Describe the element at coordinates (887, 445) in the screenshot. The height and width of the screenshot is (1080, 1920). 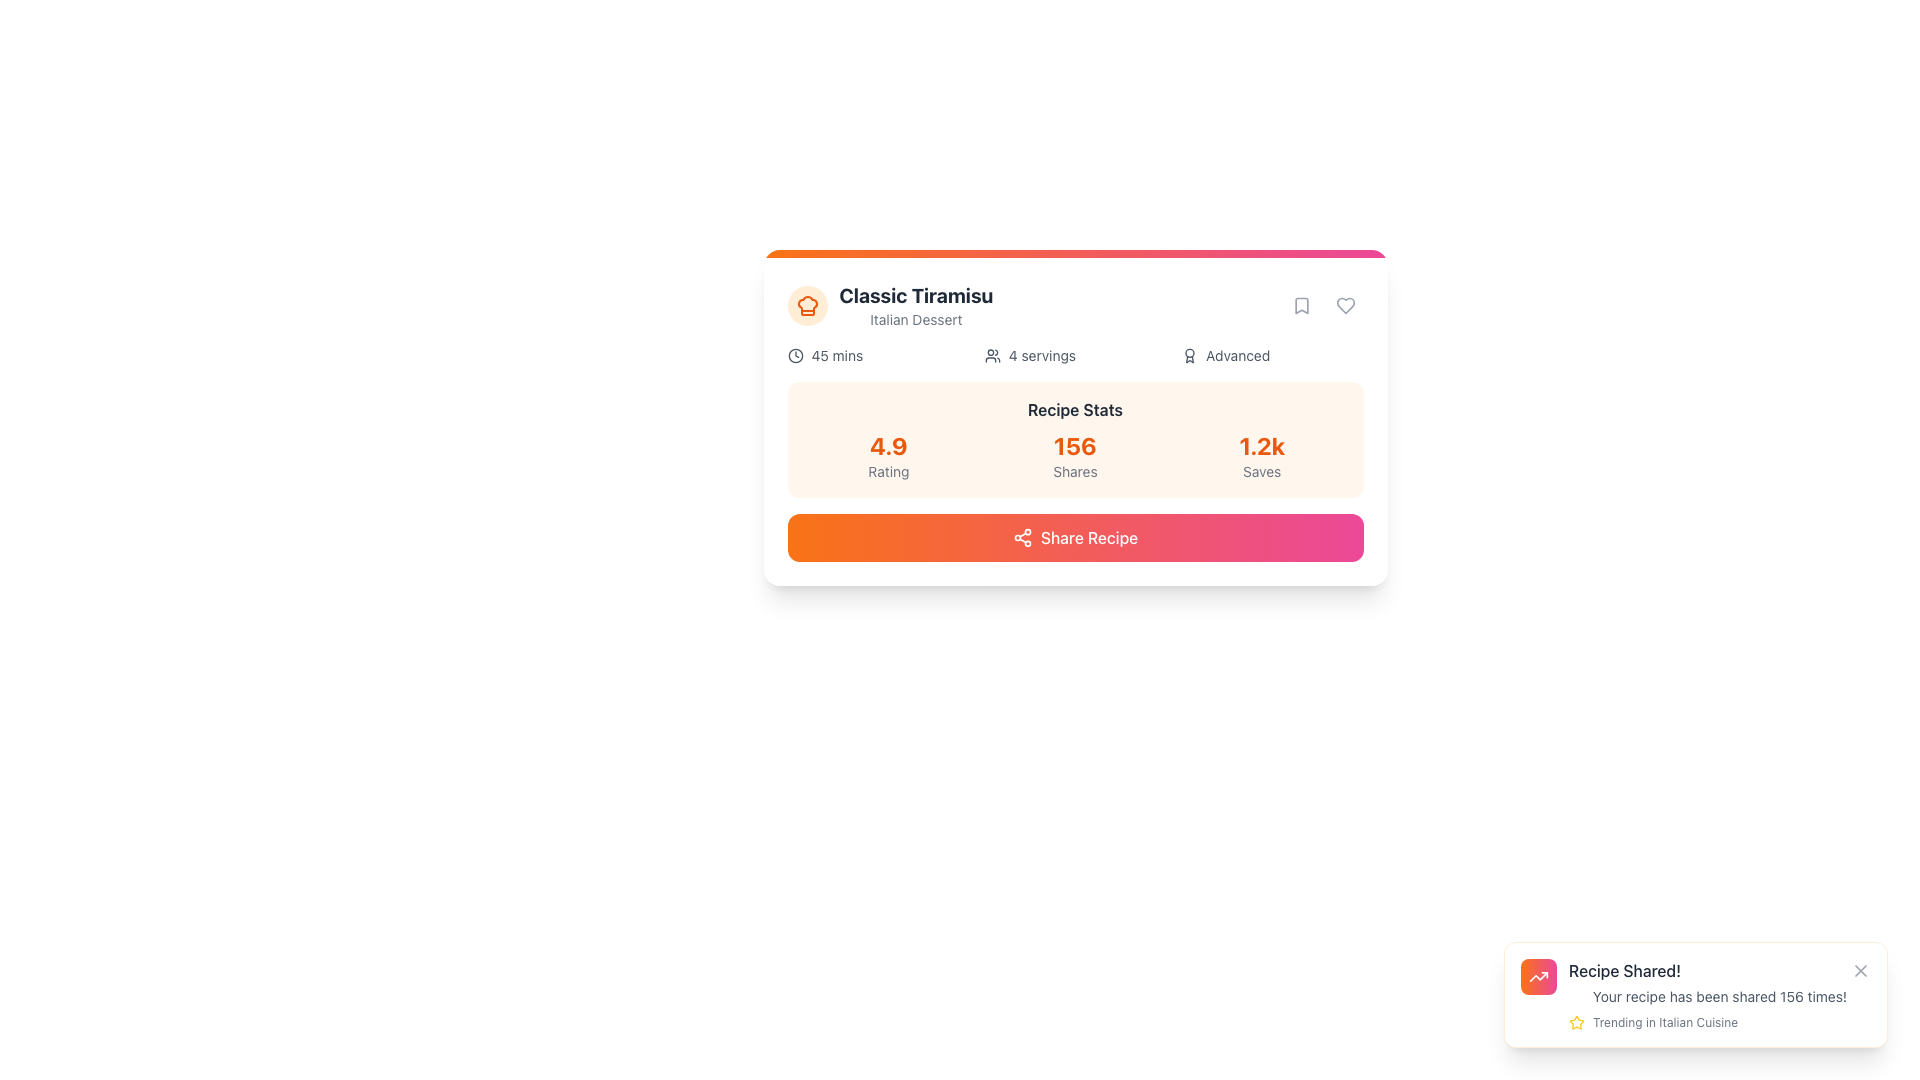
I see `the bold, large-sized numerical text '4.9' styled in orange, which is located in the top-left section of the 'Recipe Stats' area, above the label 'Rating'` at that location.